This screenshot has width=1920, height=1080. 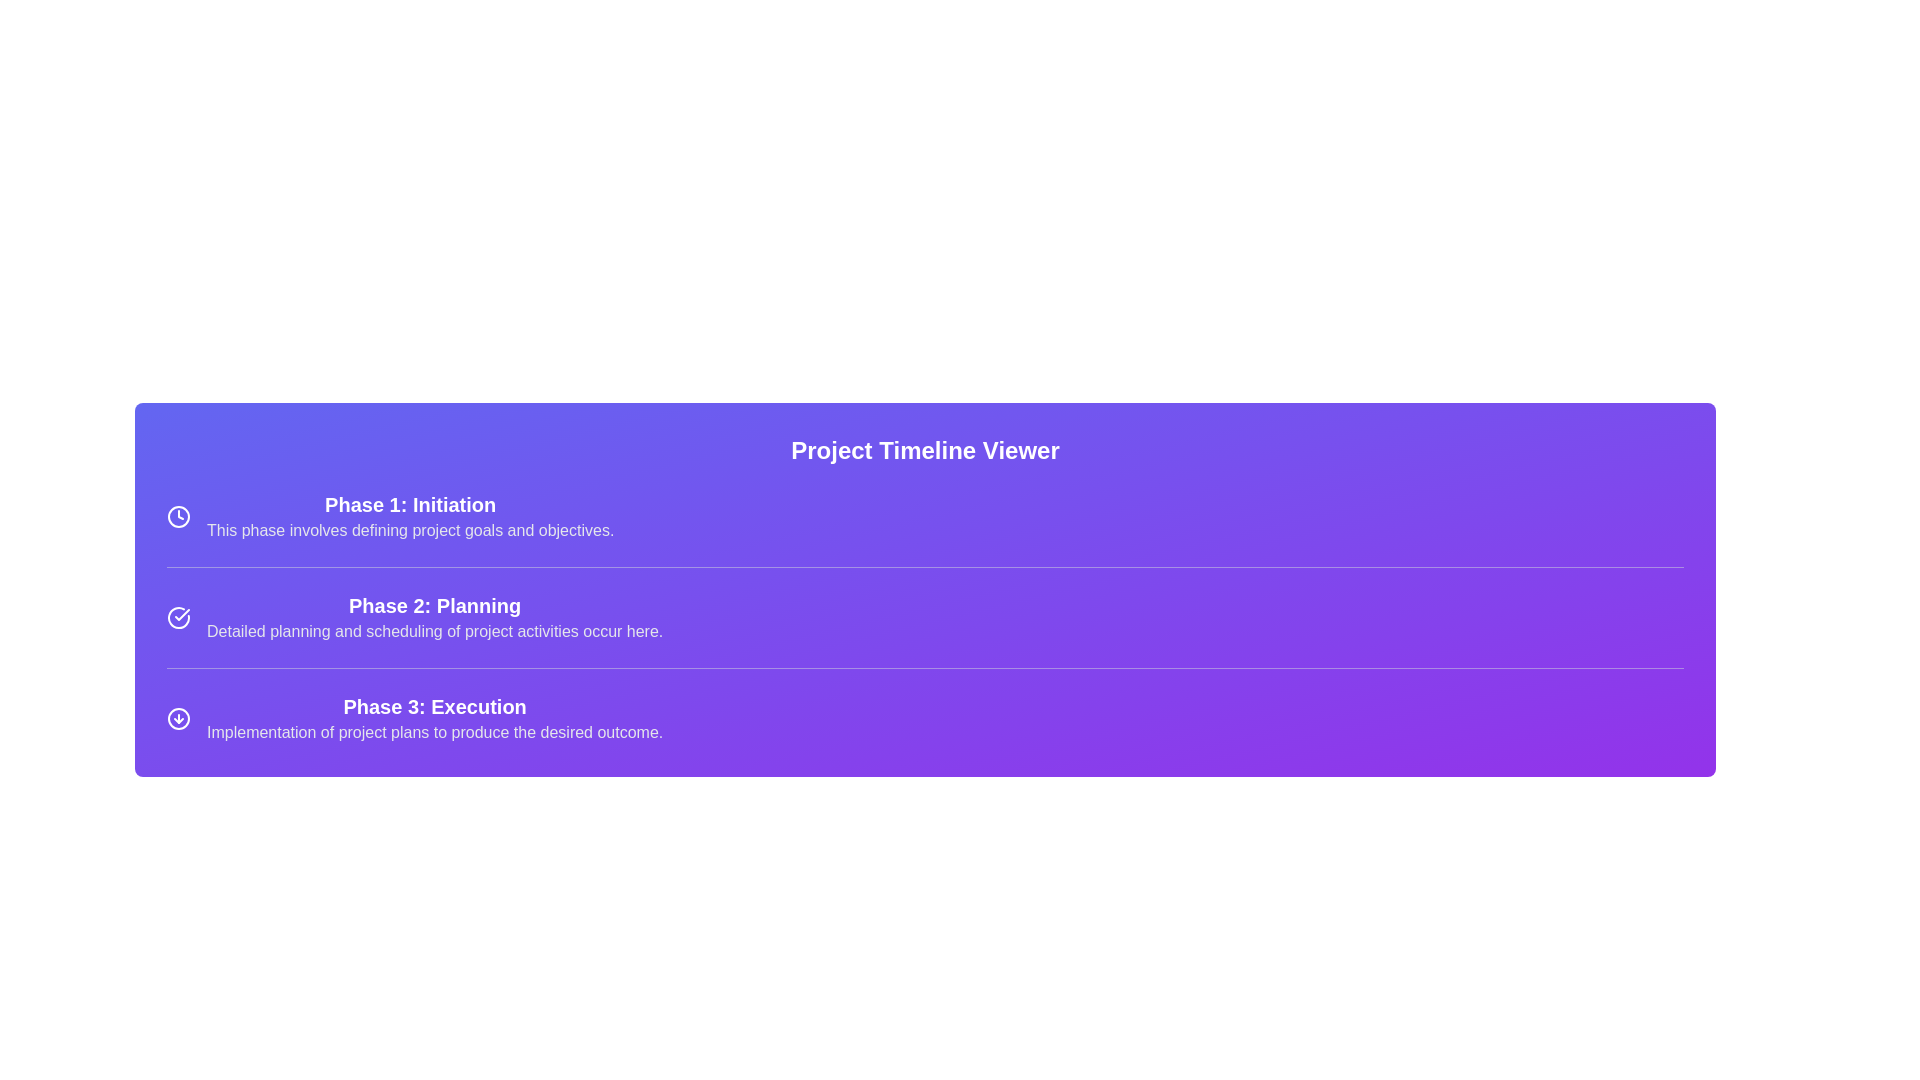 What do you see at coordinates (409, 515) in the screenshot?
I see `the 'Initiation' phase text block in the Project Timeline Viewer, which is positioned under the heading with a clock icon to its left` at bounding box center [409, 515].